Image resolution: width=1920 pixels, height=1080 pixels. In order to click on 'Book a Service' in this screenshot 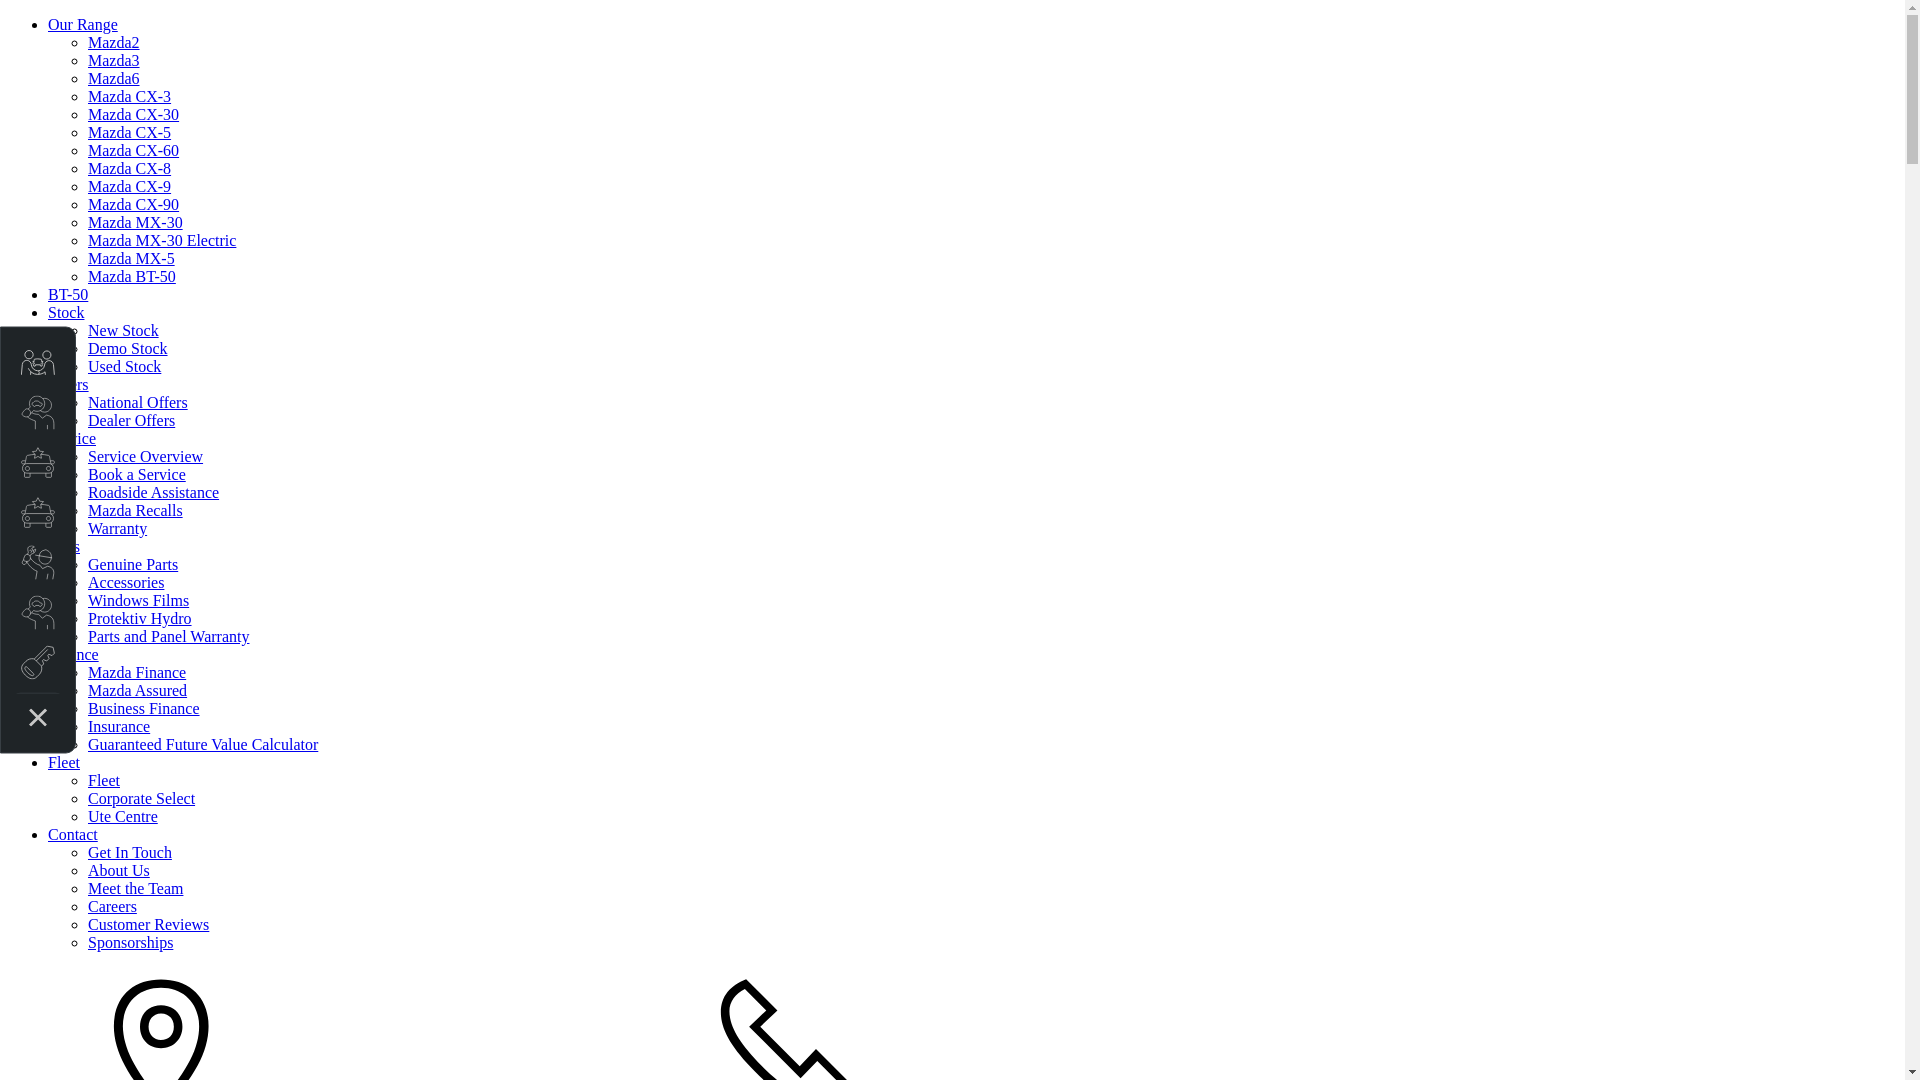, I will do `click(86, 474)`.